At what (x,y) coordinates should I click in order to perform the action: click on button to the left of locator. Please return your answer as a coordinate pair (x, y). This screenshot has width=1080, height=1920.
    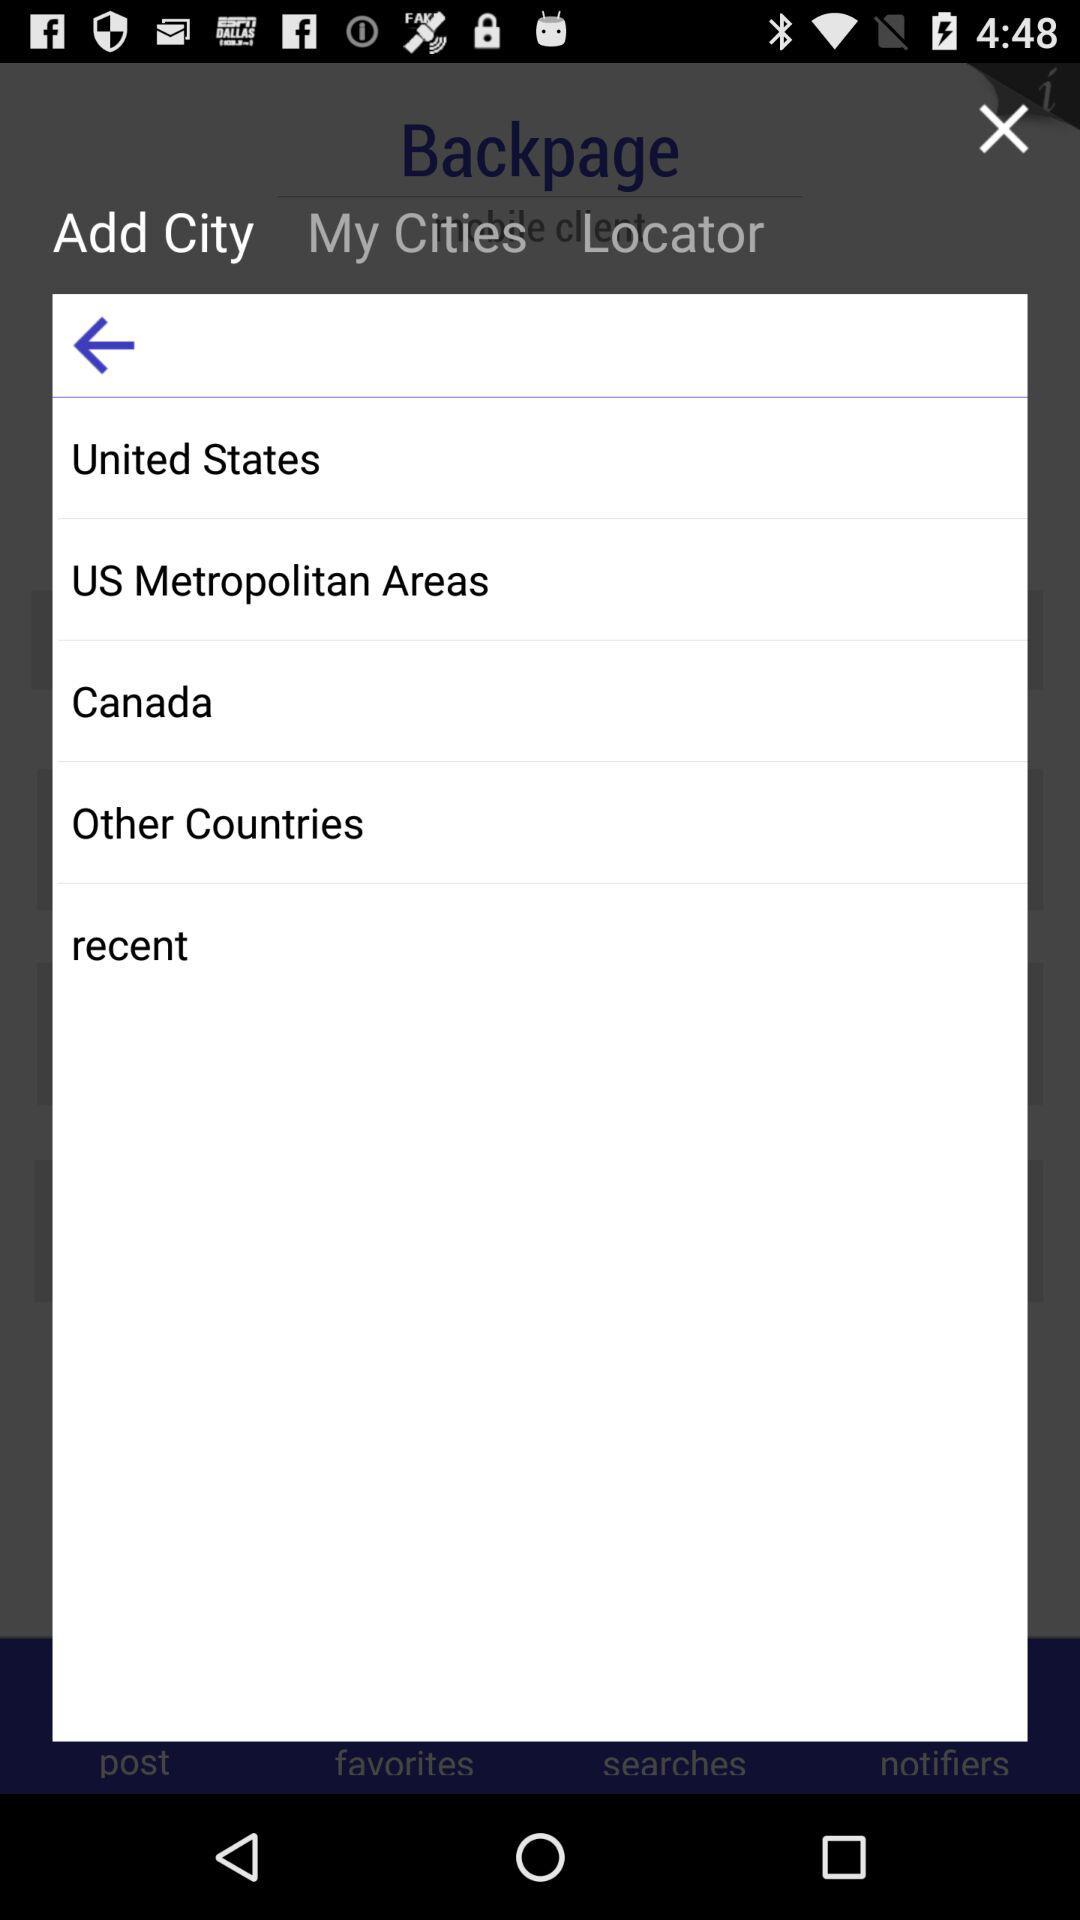
    Looking at the image, I should click on (416, 230).